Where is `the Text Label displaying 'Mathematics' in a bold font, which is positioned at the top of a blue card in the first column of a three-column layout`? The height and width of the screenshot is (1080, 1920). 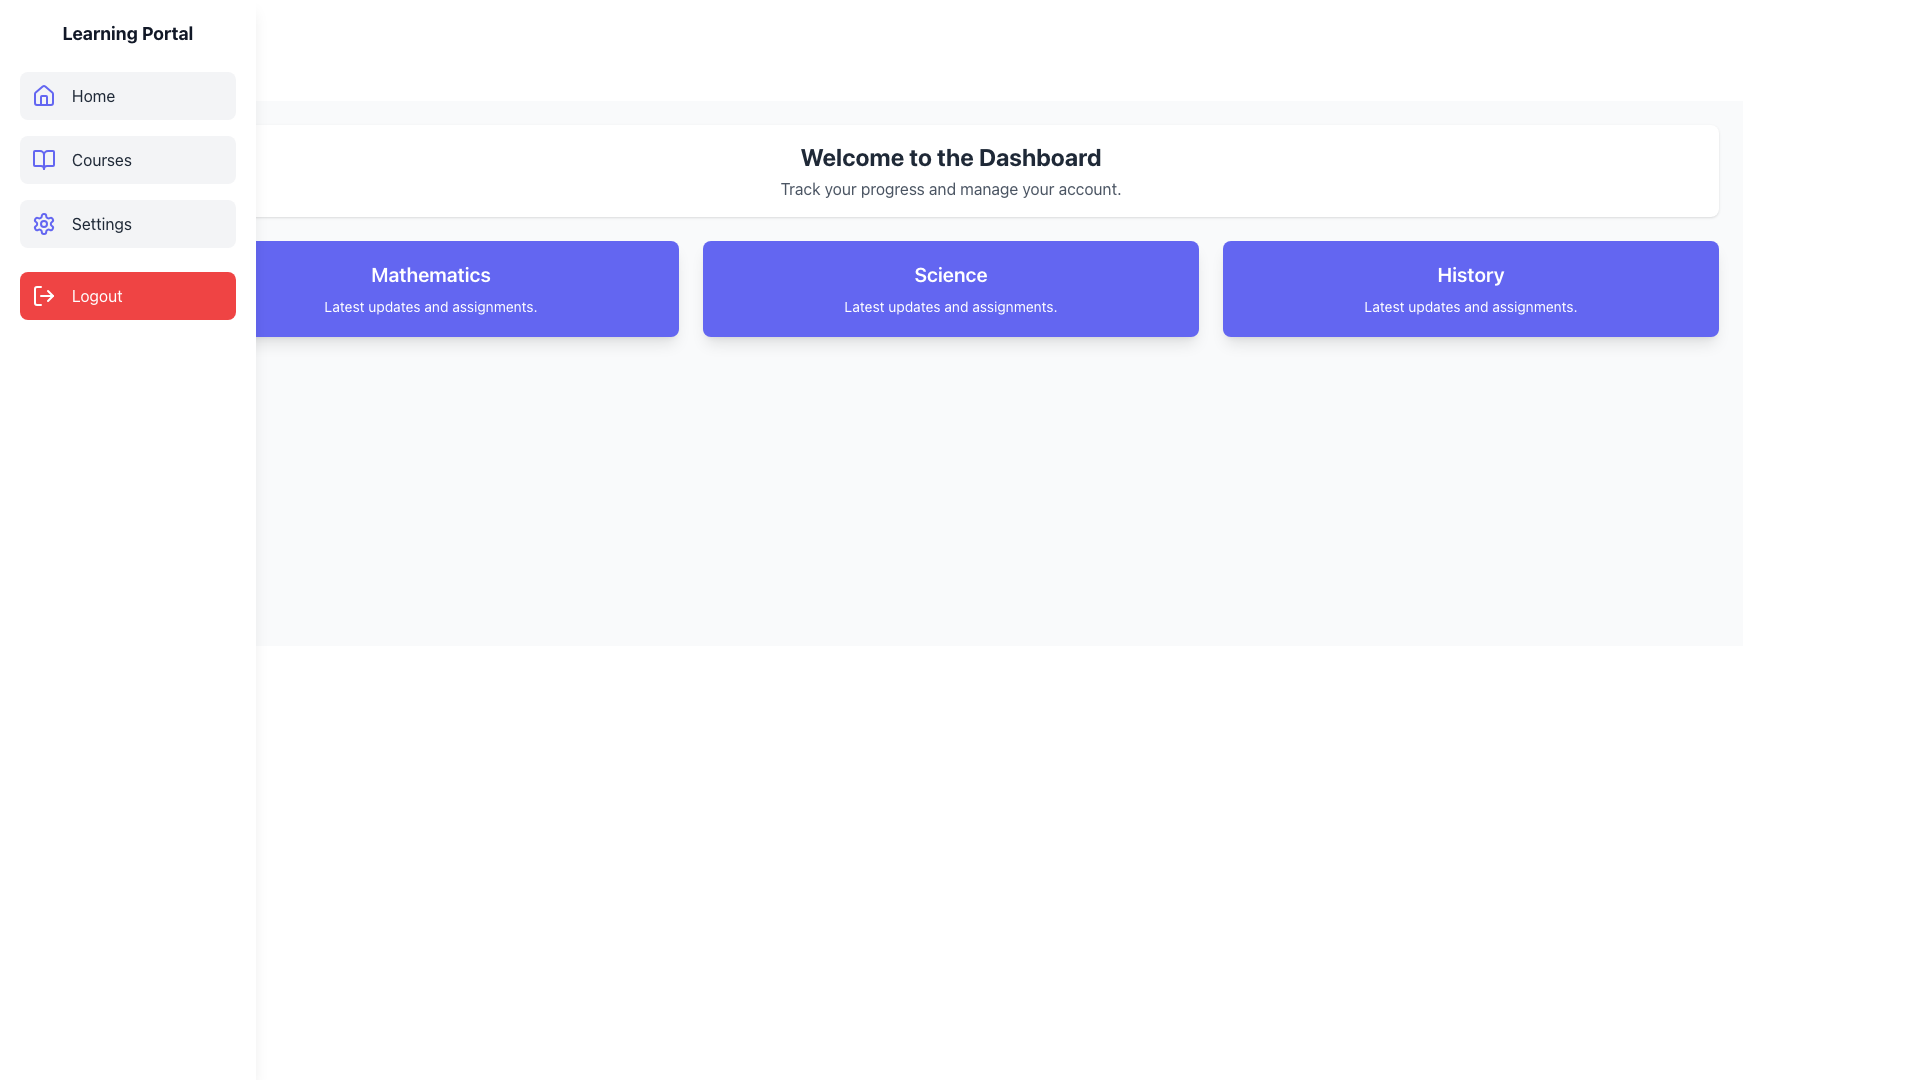
the Text Label displaying 'Mathematics' in a bold font, which is positioned at the top of a blue card in the first column of a three-column layout is located at coordinates (430, 274).